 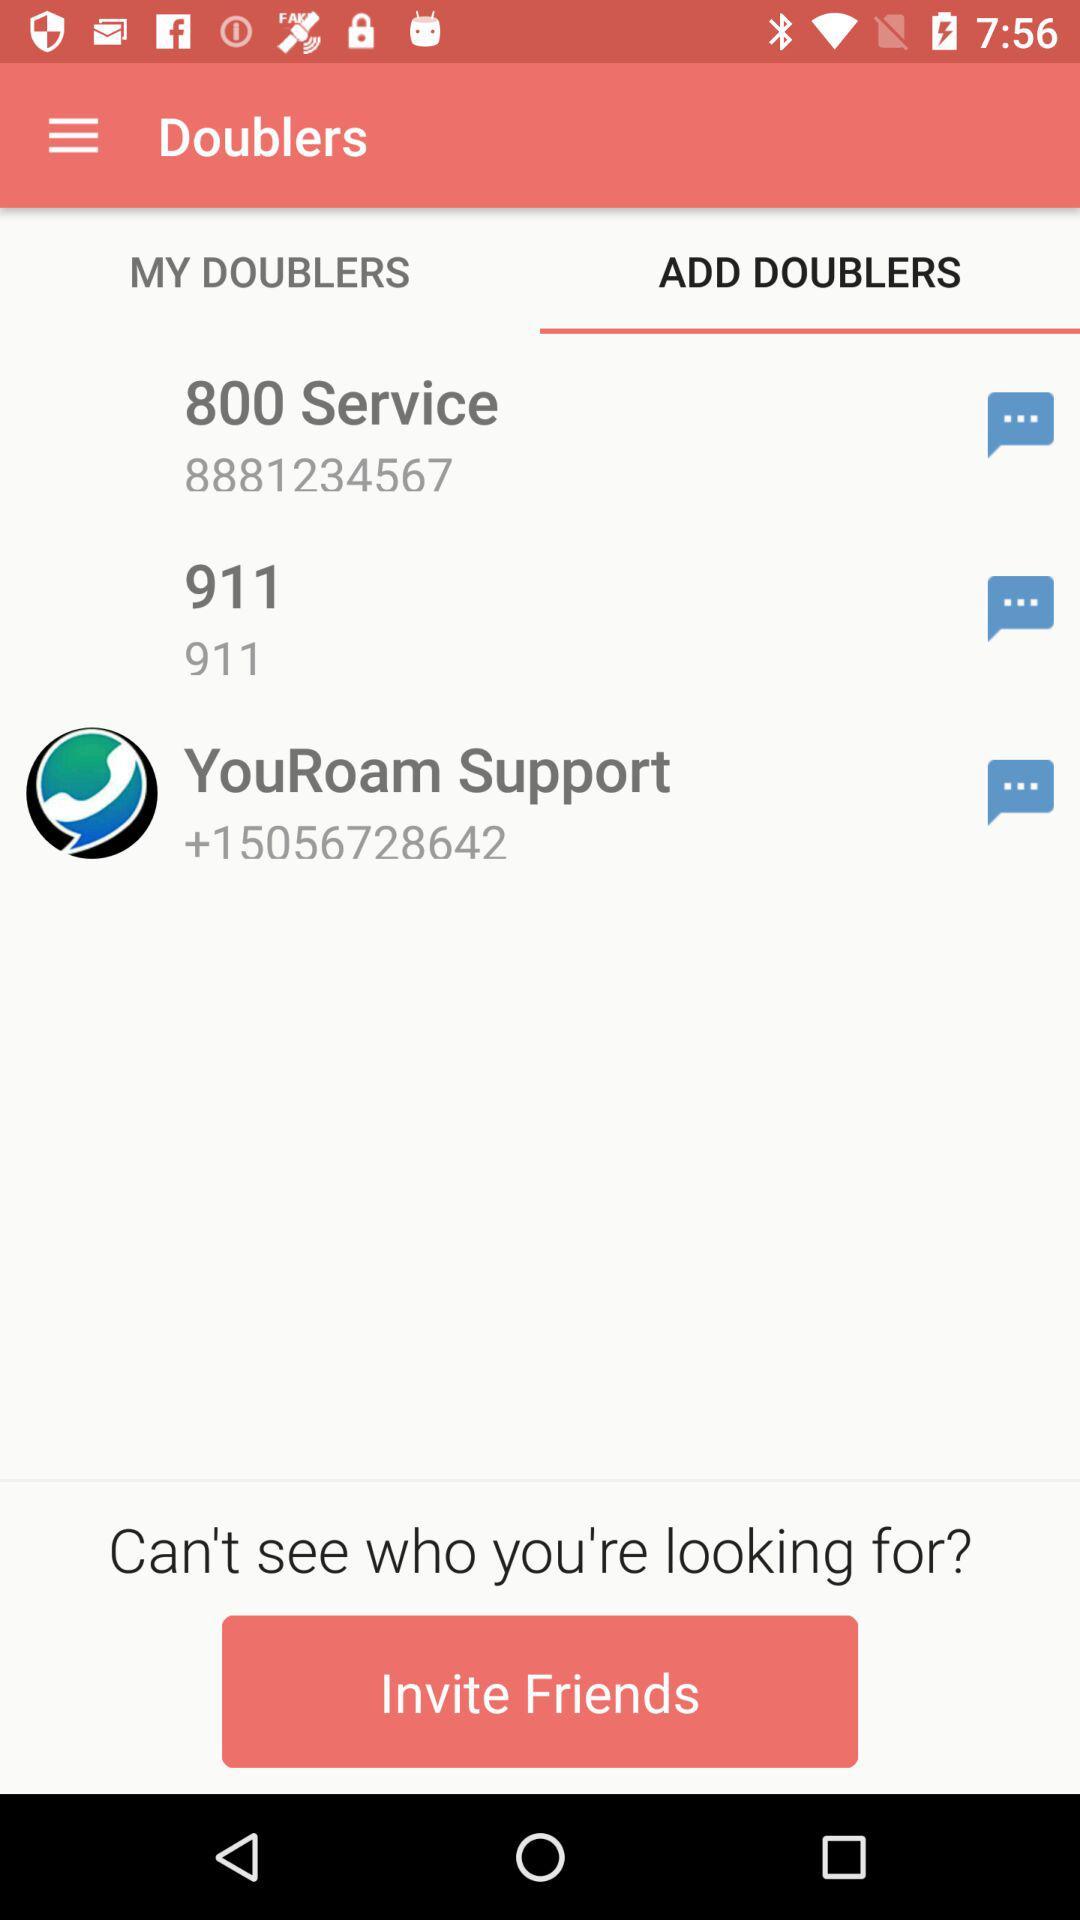 I want to click on app next to doublers app, so click(x=72, y=134).